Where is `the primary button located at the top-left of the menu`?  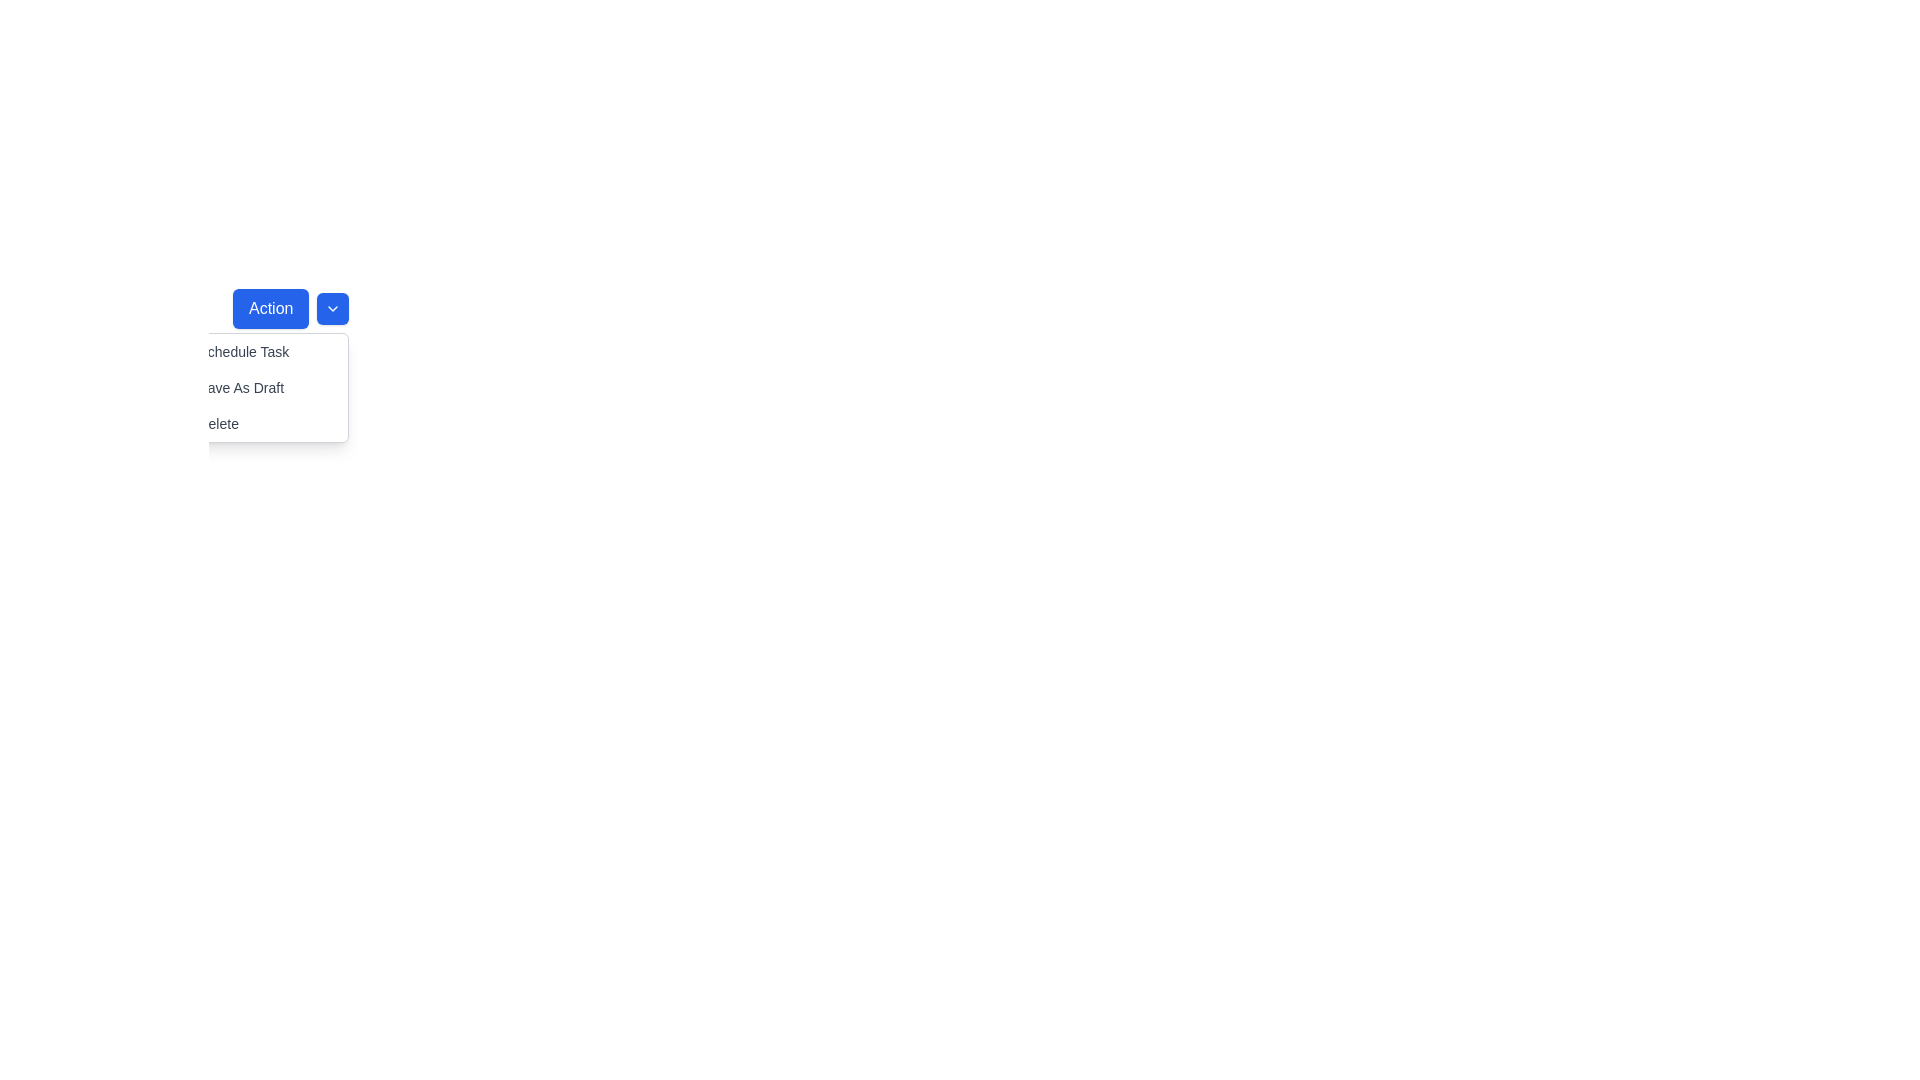
the primary button located at the top-left of the menu is located at coordinates (270, 308).